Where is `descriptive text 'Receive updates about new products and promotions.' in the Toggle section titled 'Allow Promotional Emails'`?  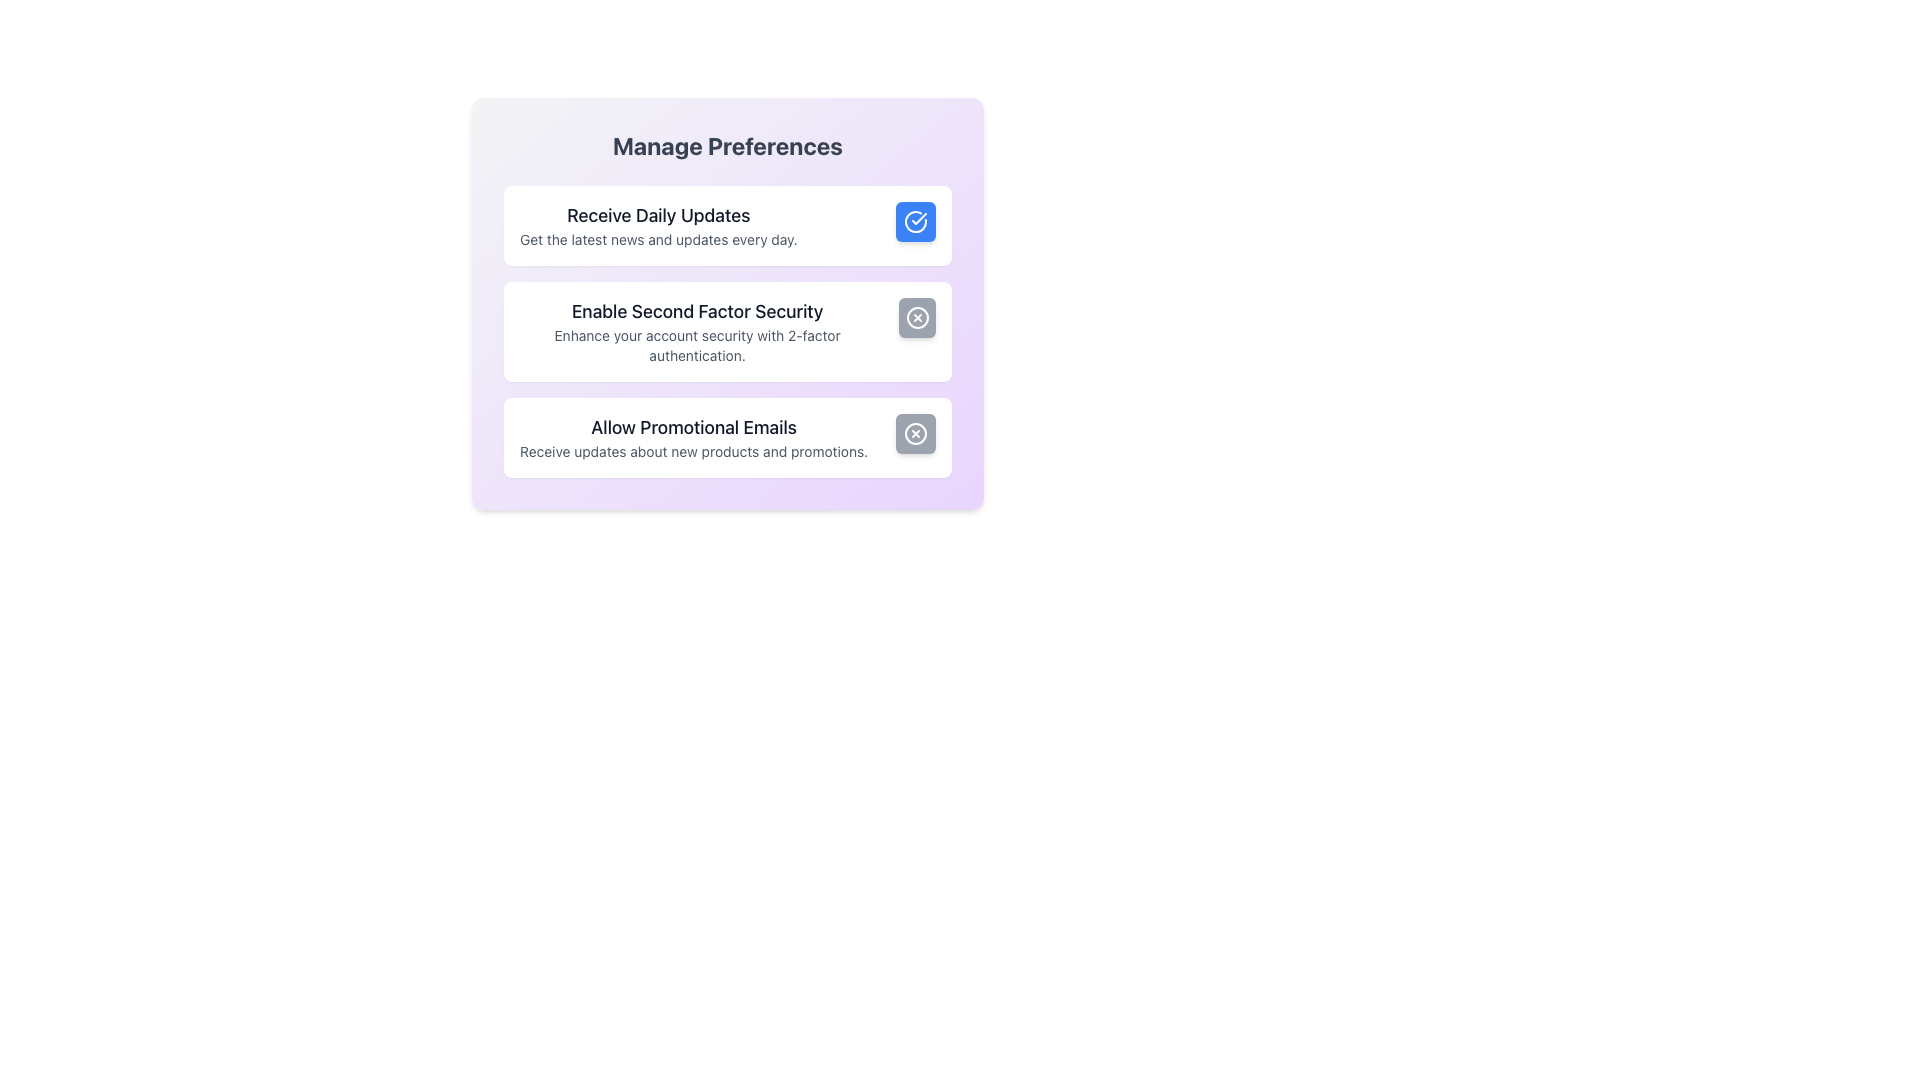 descriptive text 'Receive updates about new products and promotions.' in the Toggle section titled 'Allow Promotional Emails' is located at coordinates (727, 437).